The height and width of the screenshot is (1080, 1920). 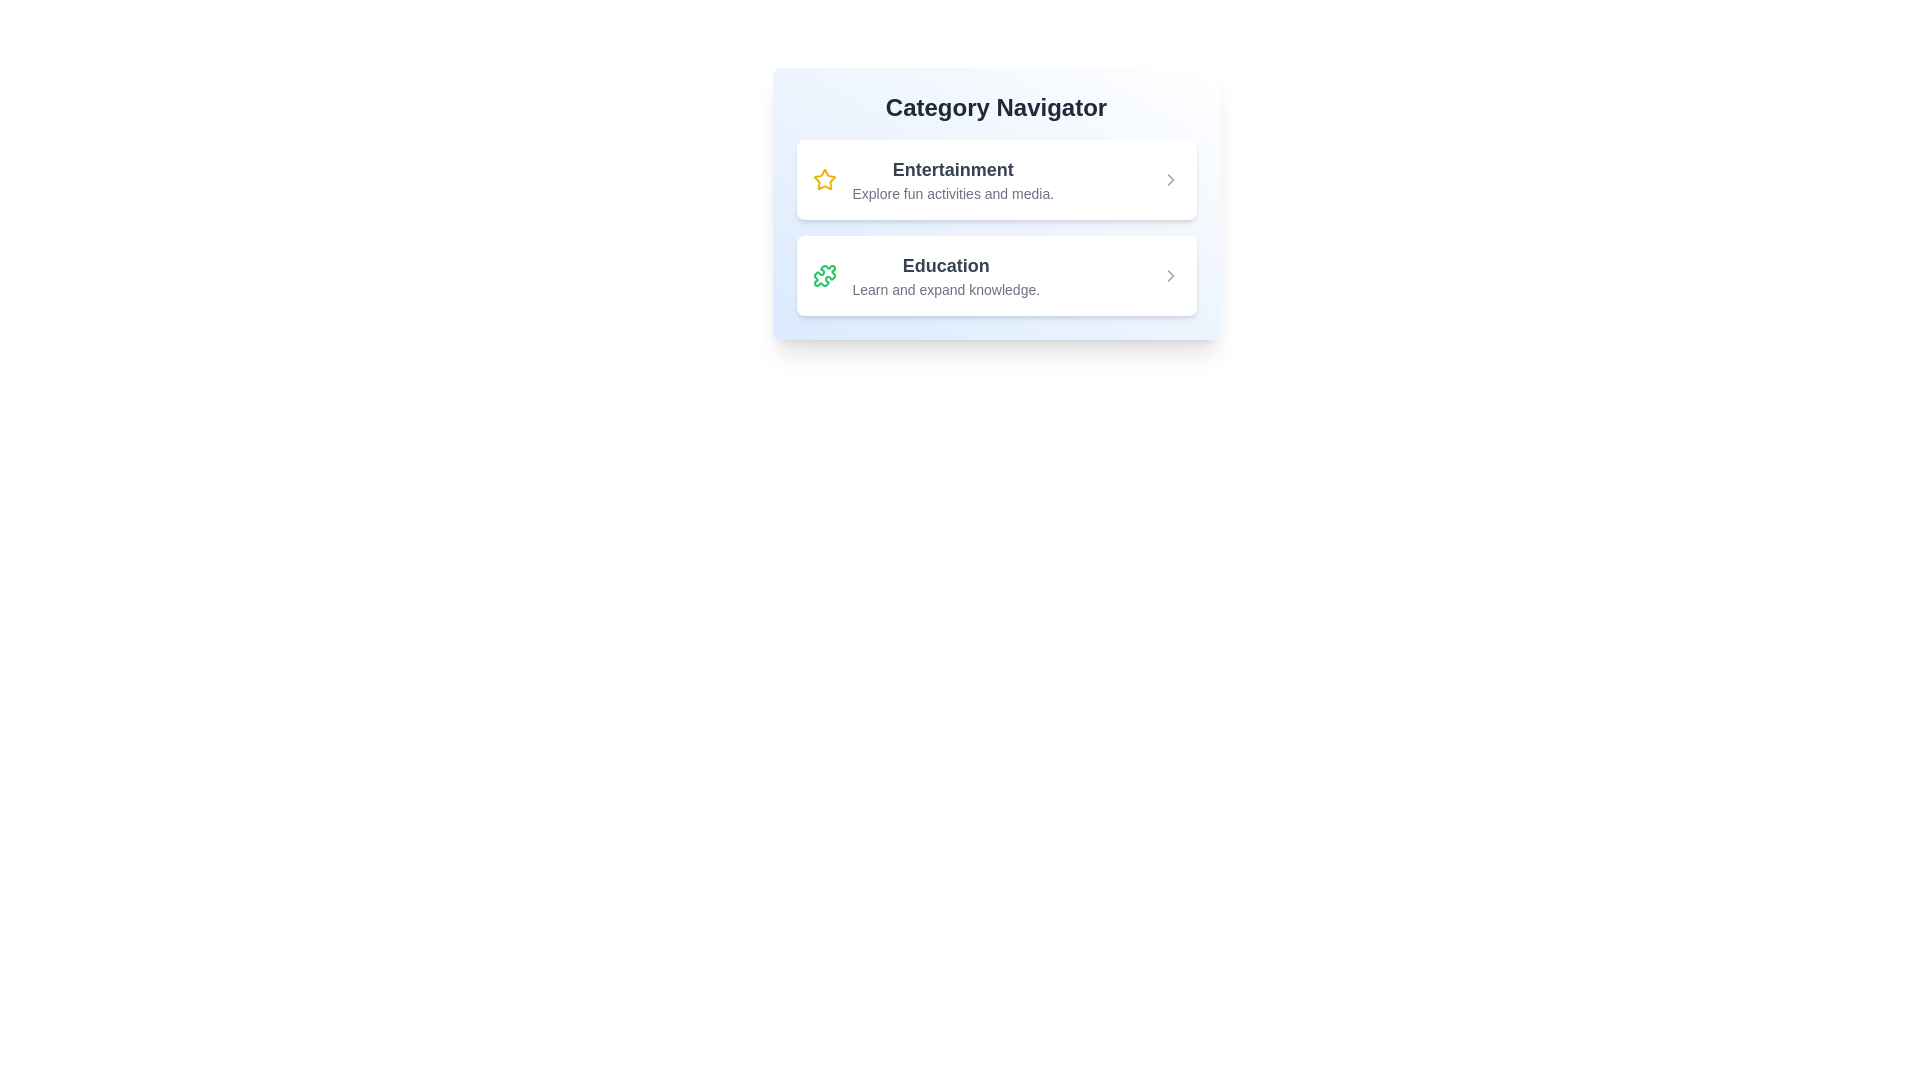 What do you see at coordinates (824, 180) in the screenshot?
I see `the 'Entertainment' category icon located at the top left part of the first card, which serves as a visual indicator for the category` at bounding box center [824, 180].